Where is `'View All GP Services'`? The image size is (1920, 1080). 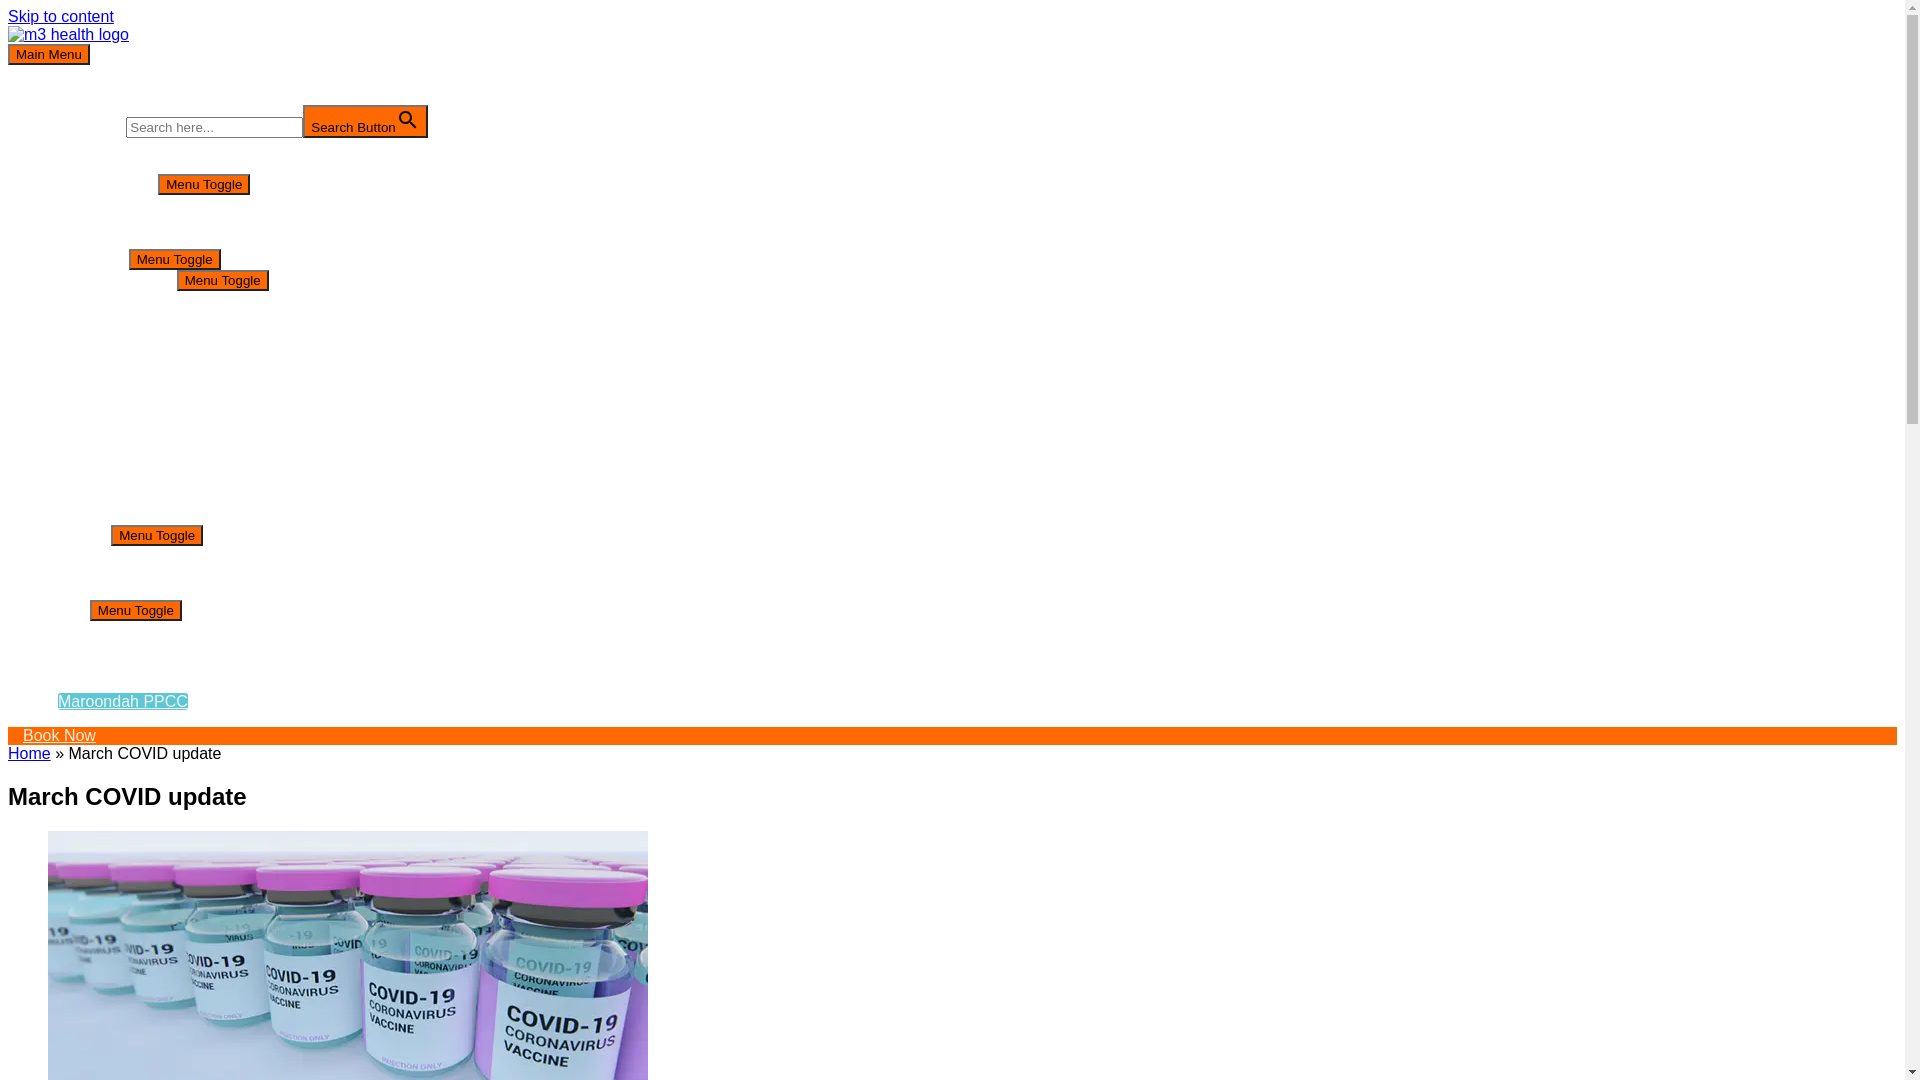
'View All GP Services' is located at coordinates (202, 299).